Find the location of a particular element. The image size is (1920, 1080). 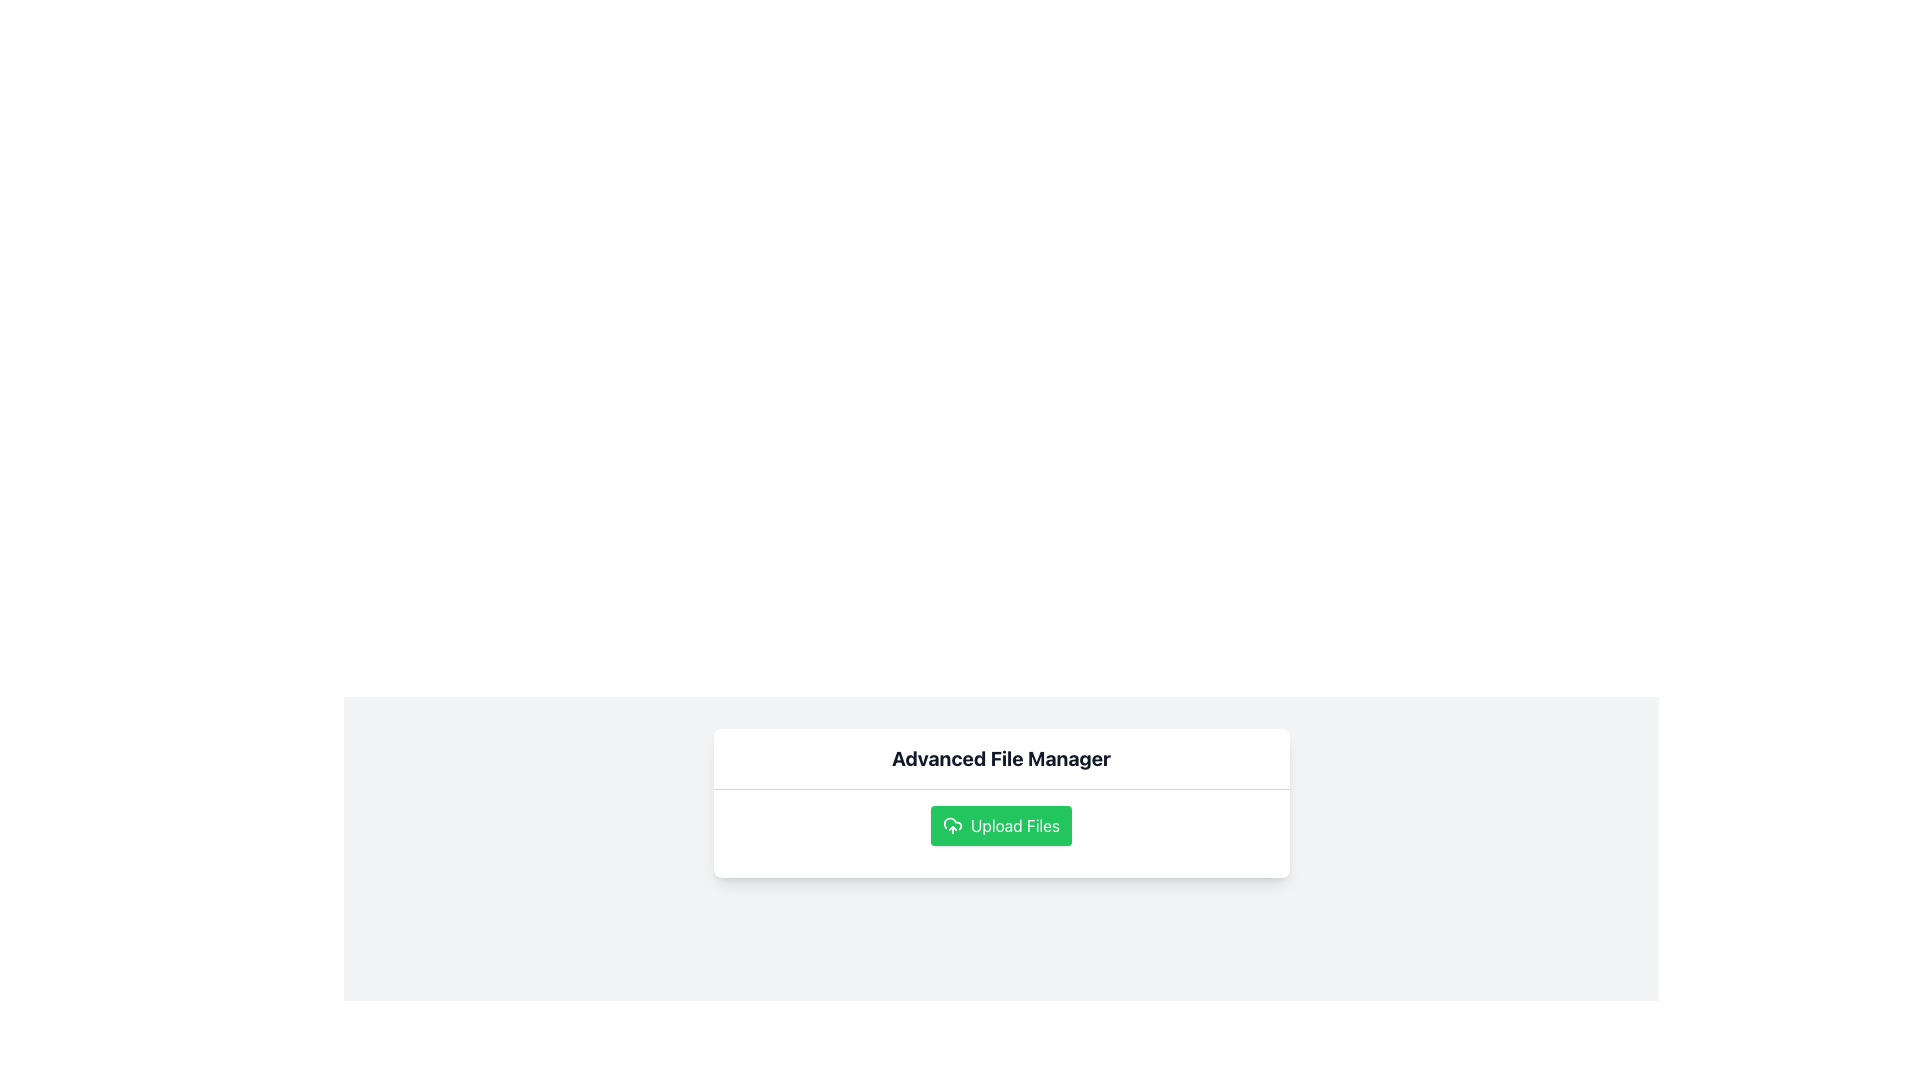

the green 'Upload Files' button with rounded corners is located at coordinates (1001, 825).